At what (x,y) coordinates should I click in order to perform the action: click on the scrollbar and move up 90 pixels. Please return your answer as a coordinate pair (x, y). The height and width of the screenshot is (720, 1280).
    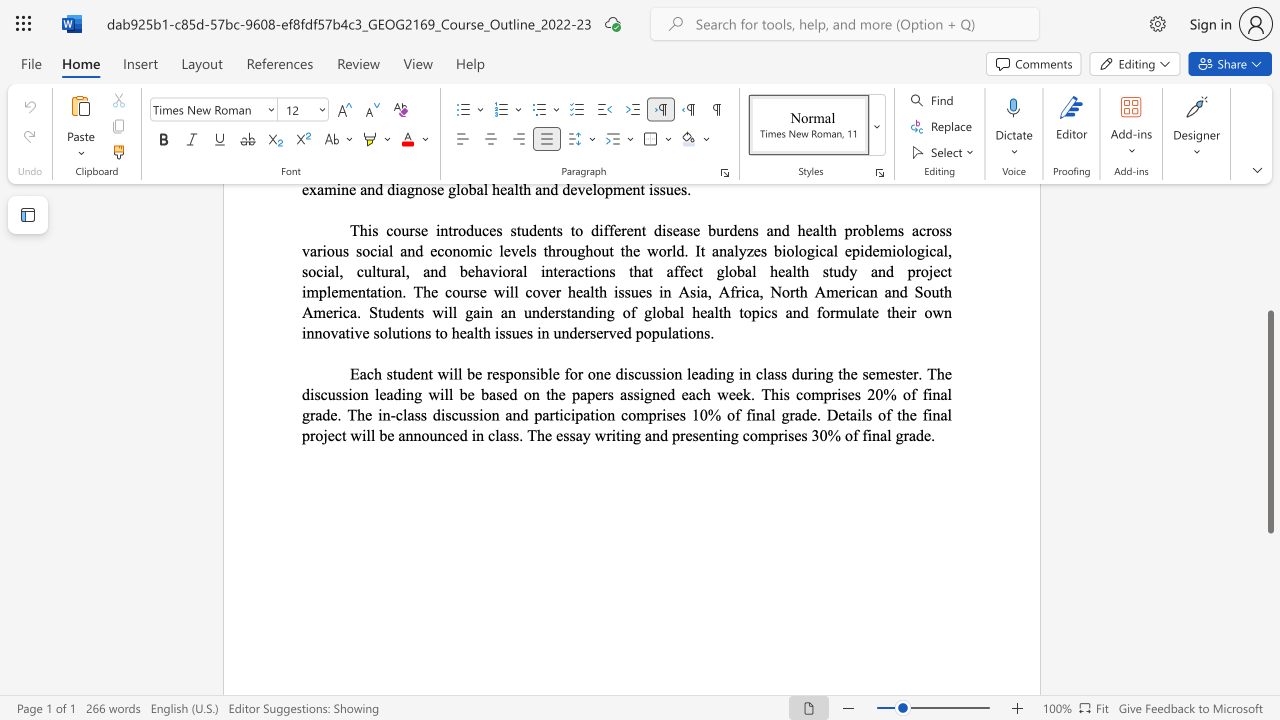
    Looking at the image, I should click on (1269, 420).